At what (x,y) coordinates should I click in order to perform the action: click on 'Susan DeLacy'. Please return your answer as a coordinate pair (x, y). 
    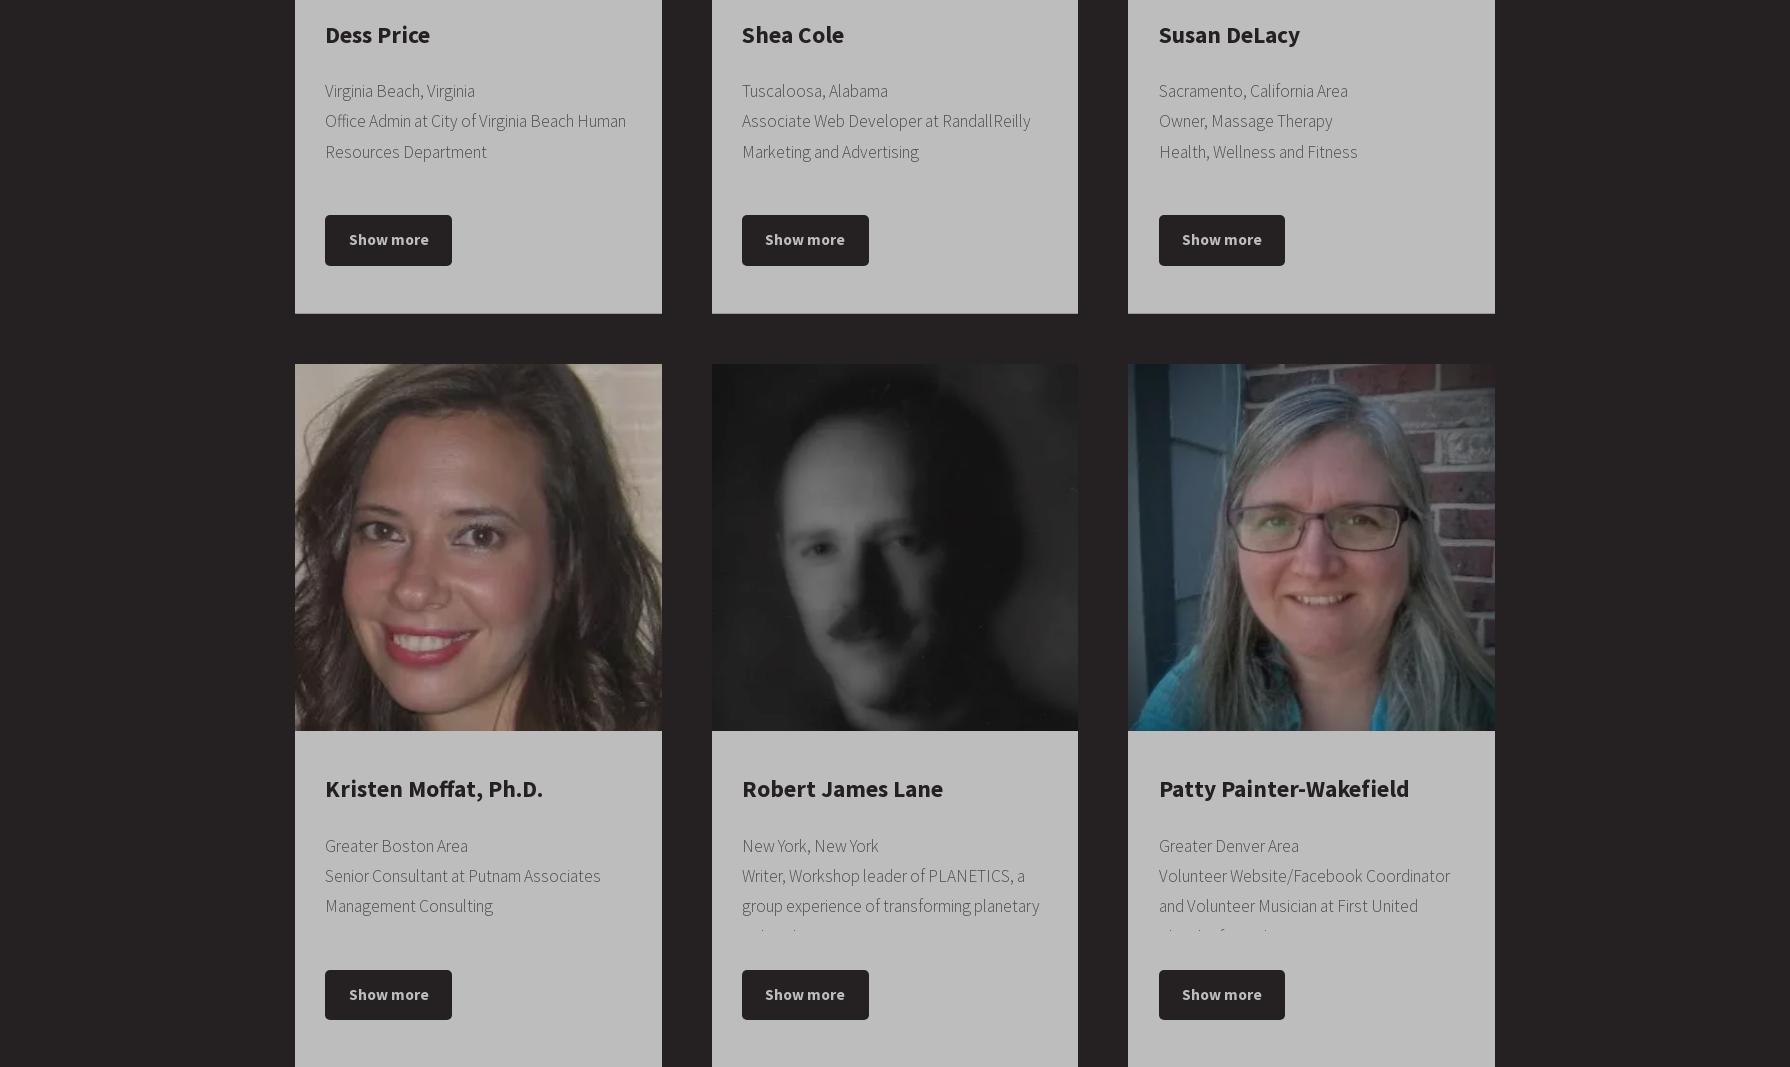
    Looking at the image, I should click on (1157, 32).